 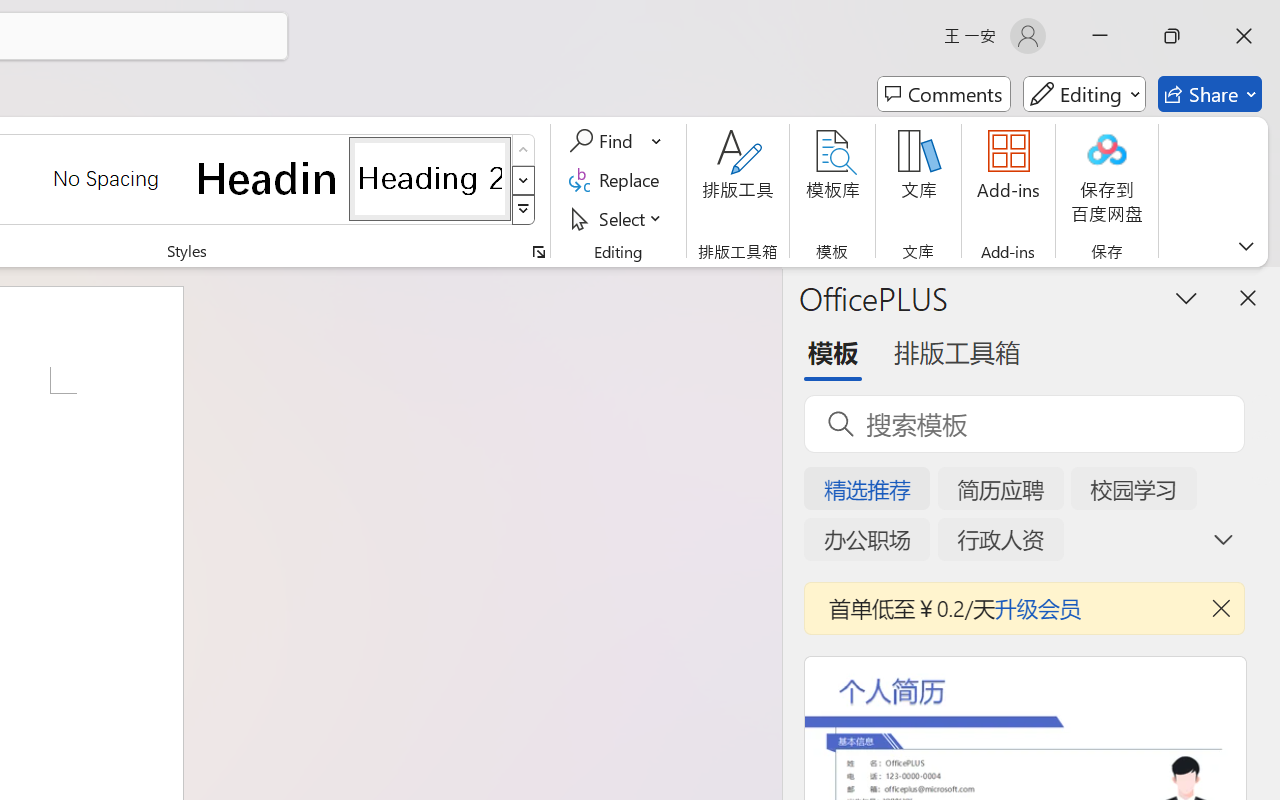 I want to click on 'Find', so click(x=603, y=141).